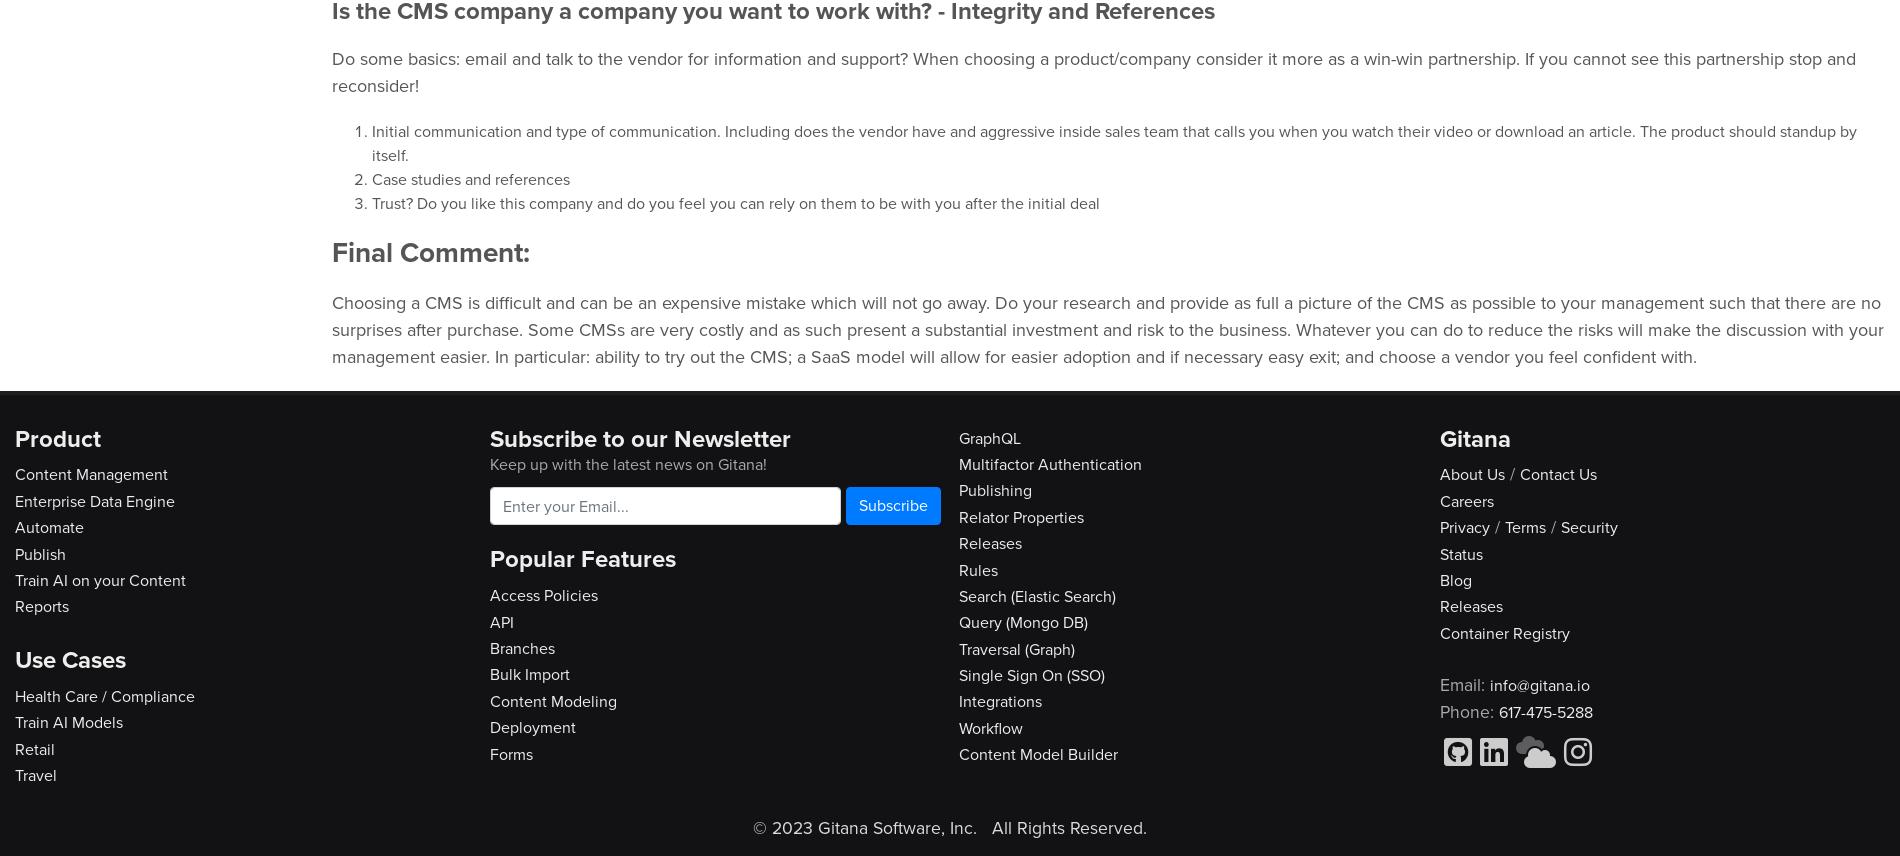 This screenshot has height=856, width=1900. What do you see at coordinates (1466, 500) in the screenshot?
I see `'Careers'` at bounding box center [1466, 500].